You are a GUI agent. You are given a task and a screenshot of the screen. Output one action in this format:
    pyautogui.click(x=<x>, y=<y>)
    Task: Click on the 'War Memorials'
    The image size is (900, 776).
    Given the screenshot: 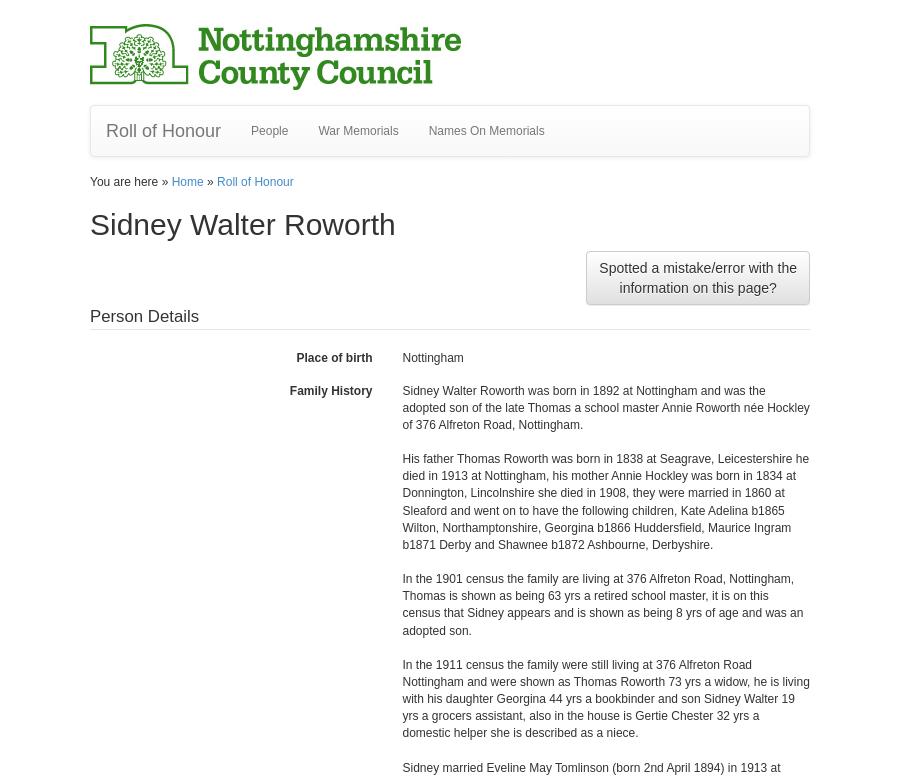 What is the action you would take?
    pyautogui.click(x=358, y=130)
    